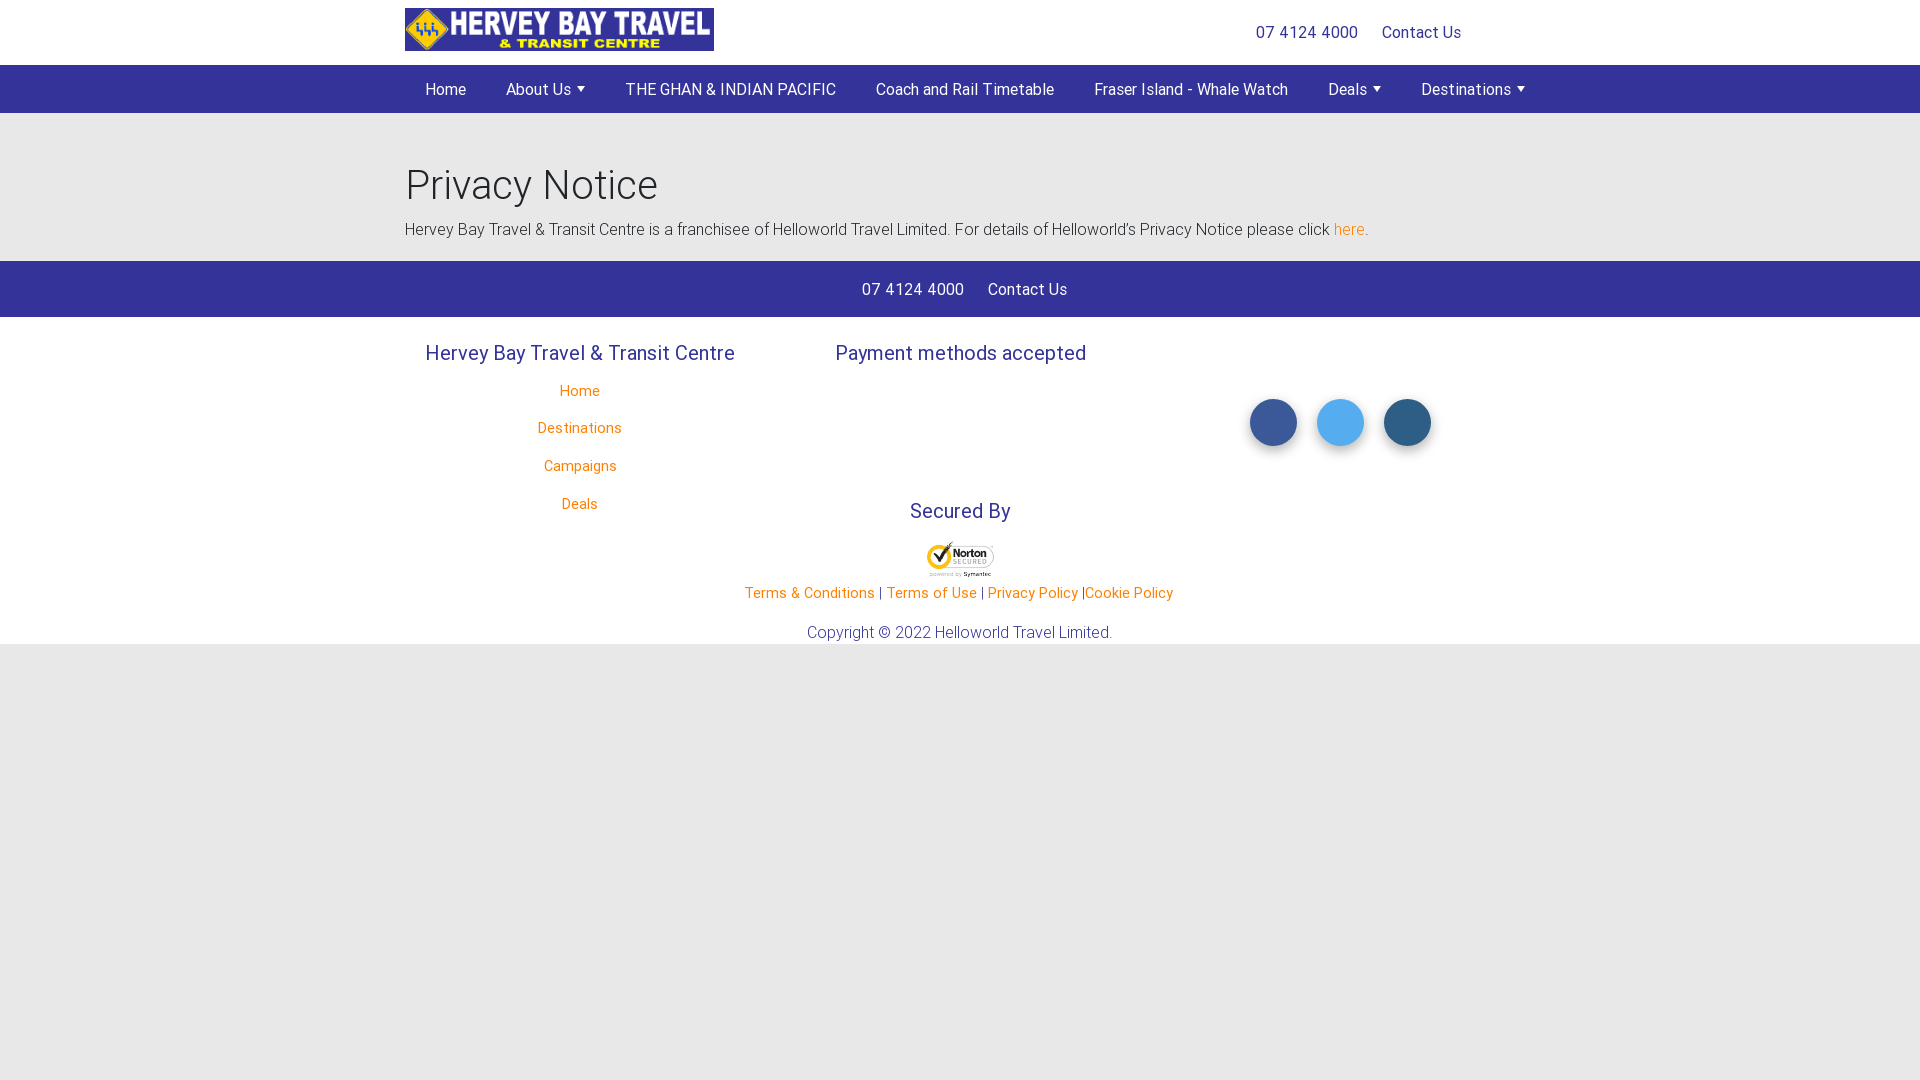 The image size is (1920, 1080). Describe the element at coordinates (811, 592) in the screenshot. I see `'Terms & Conditions'` at that location.